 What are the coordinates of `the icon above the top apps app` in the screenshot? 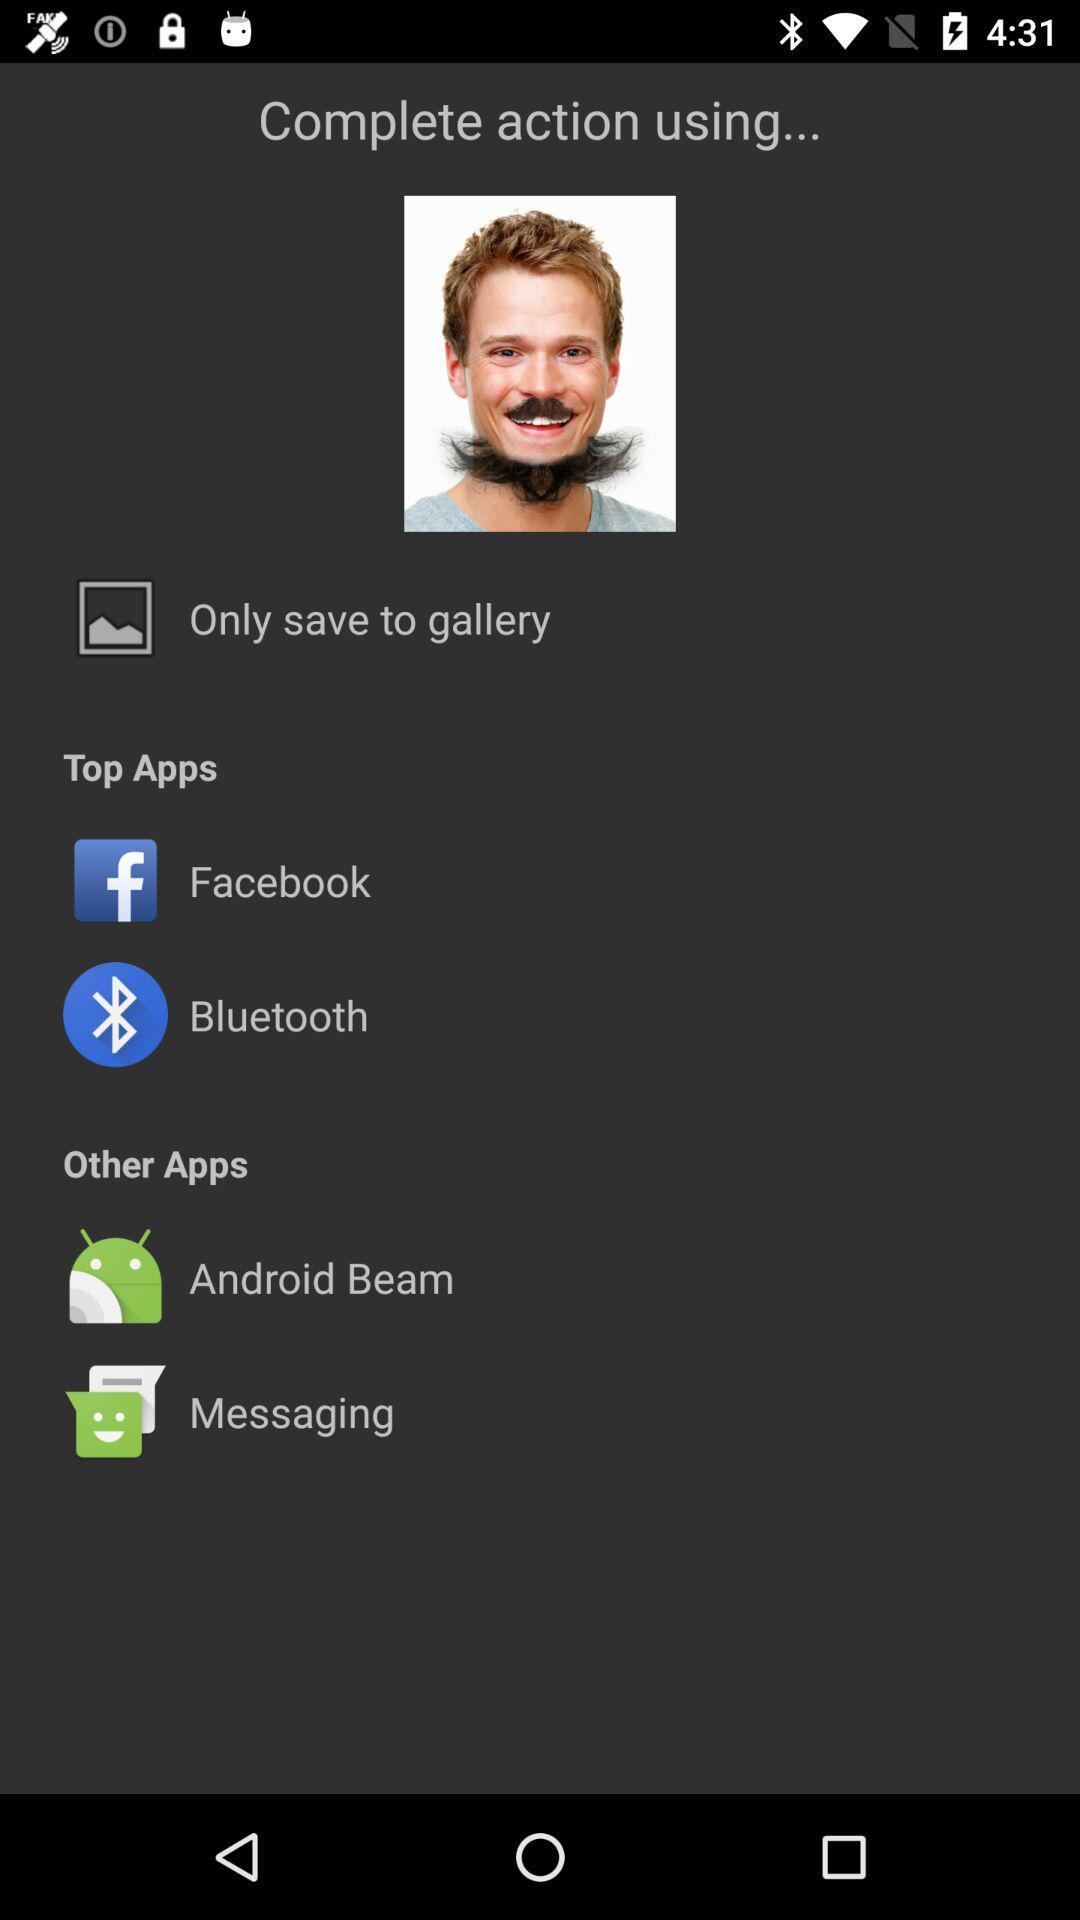 It's located at (370, 617).